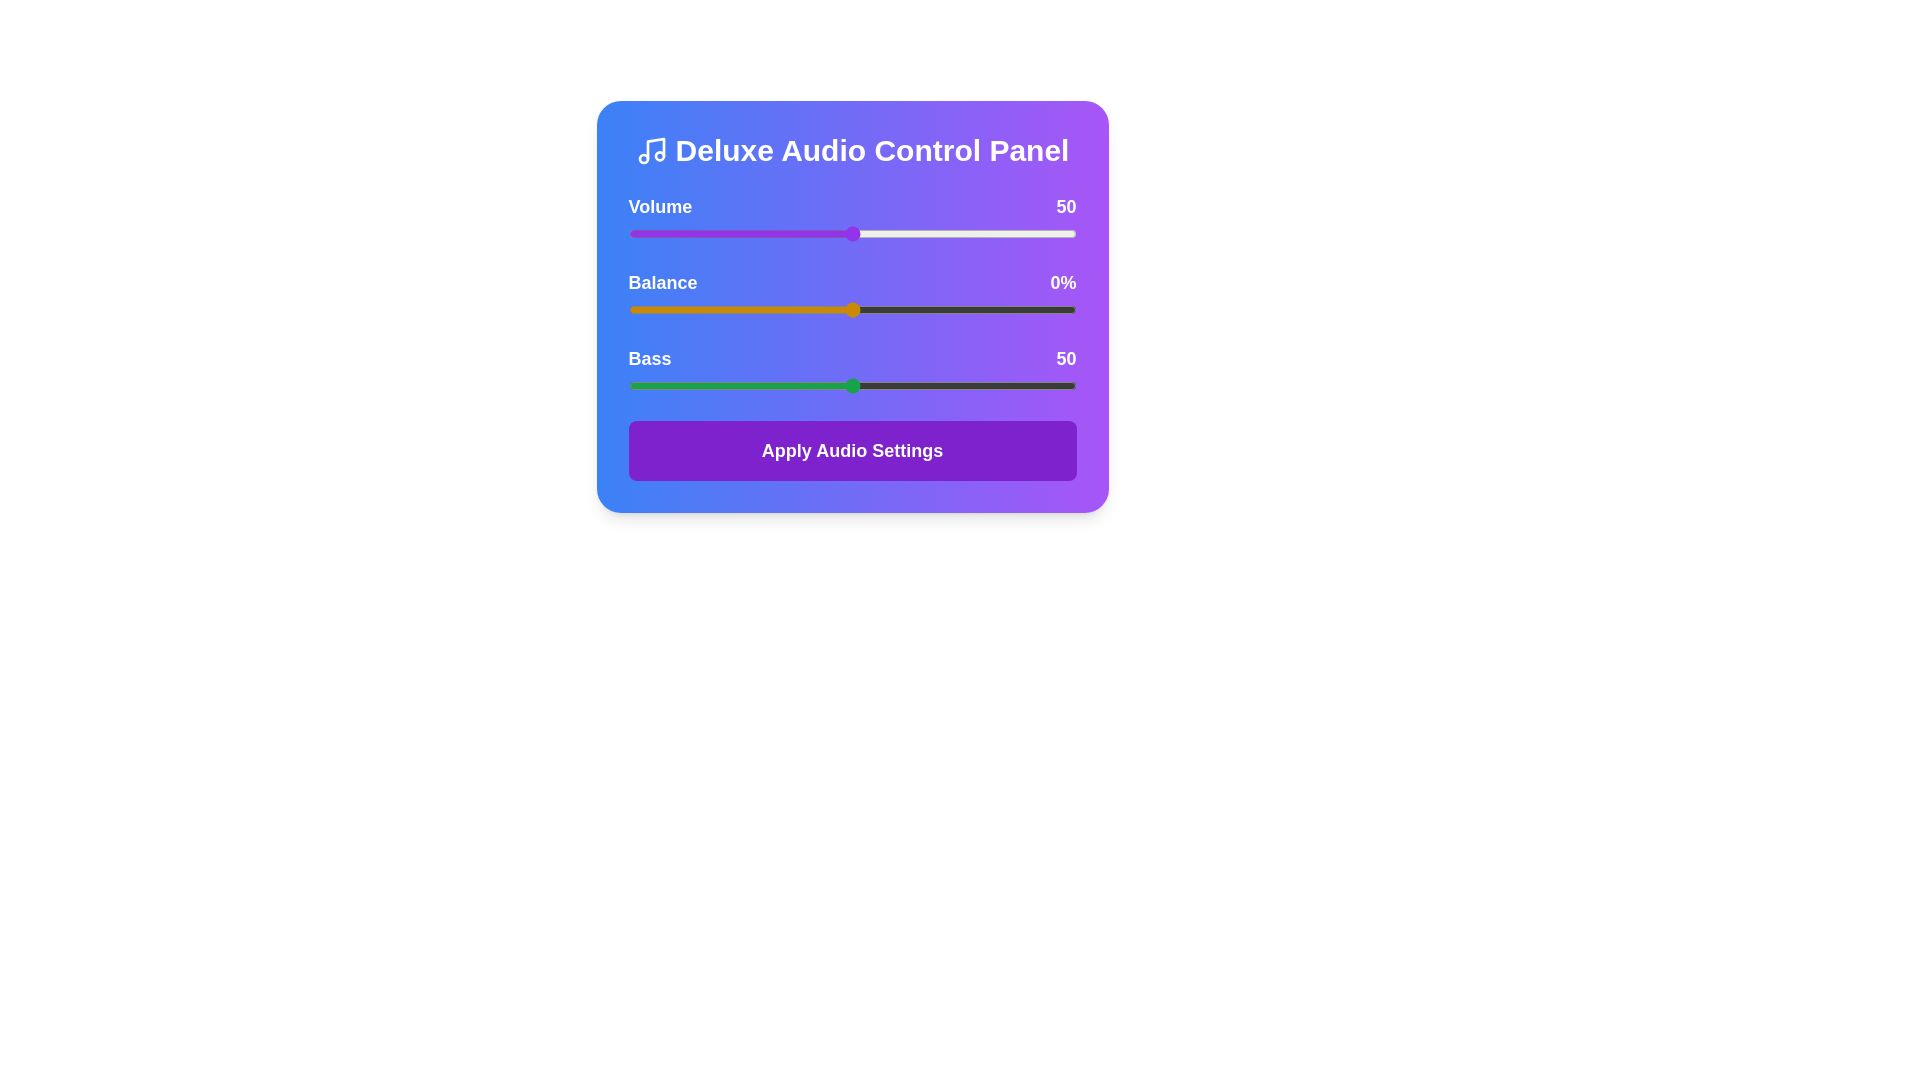  What do you see at coordinates (766, 309) in the screenshot?
I see `balance` at bounding box center [766, 309].